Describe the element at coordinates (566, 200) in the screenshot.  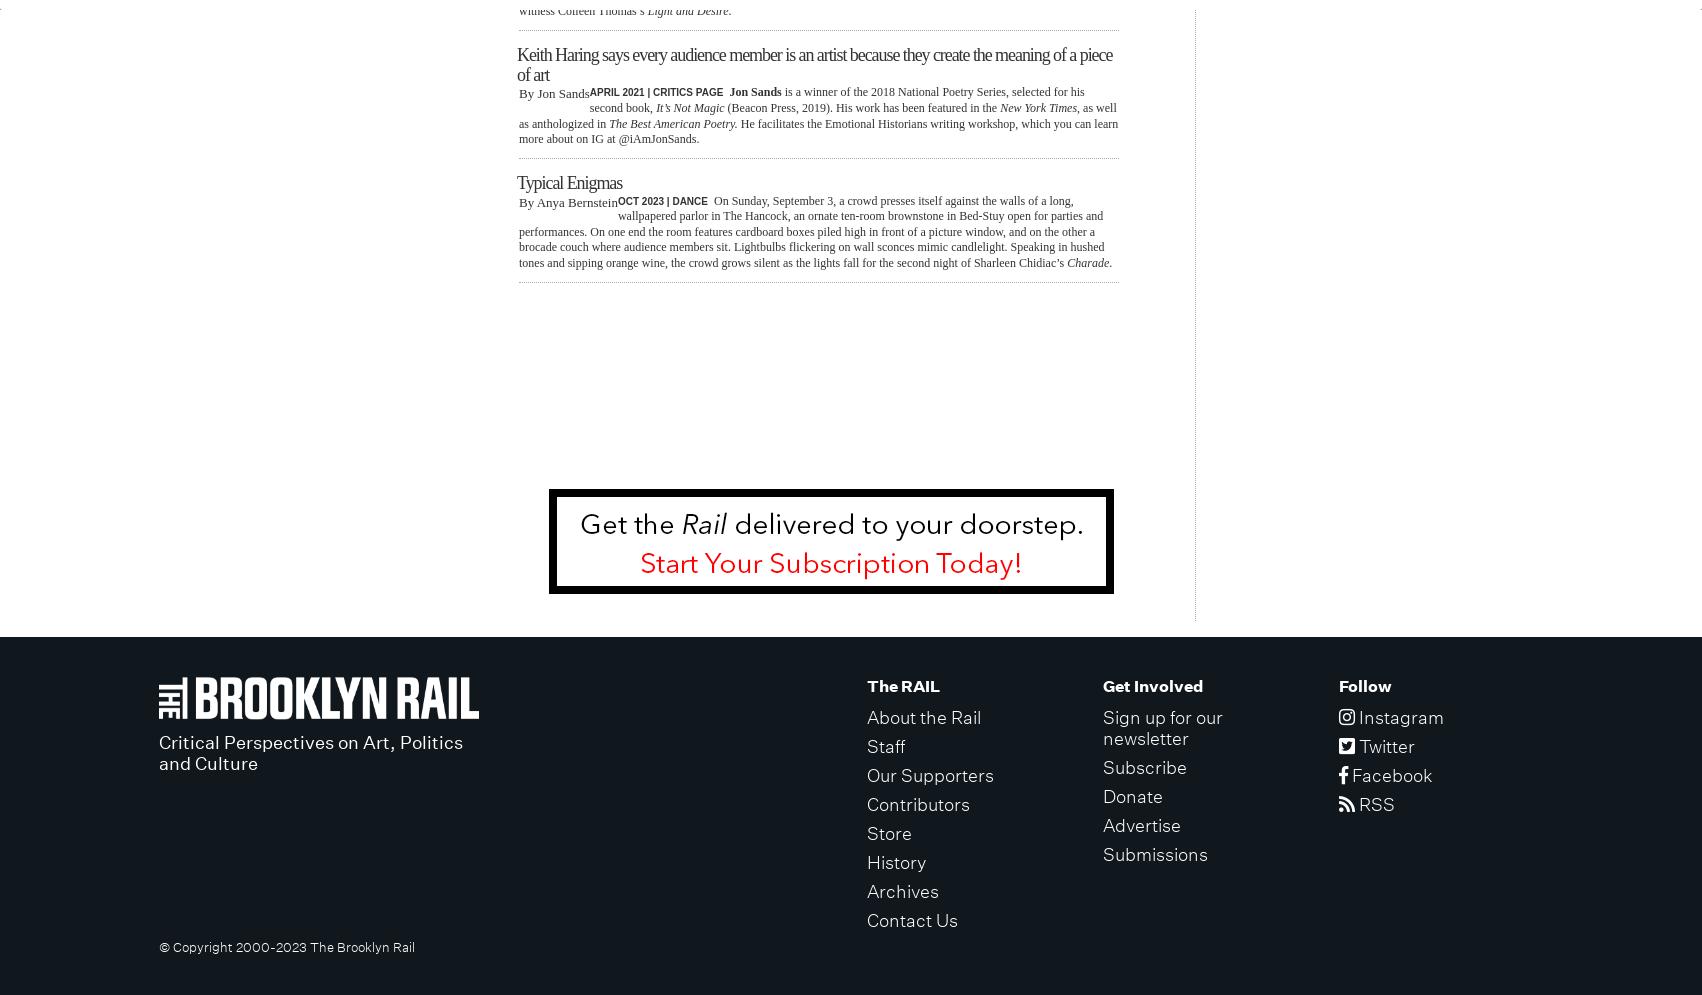
I see `'By Anya Bernstein'` at that location.